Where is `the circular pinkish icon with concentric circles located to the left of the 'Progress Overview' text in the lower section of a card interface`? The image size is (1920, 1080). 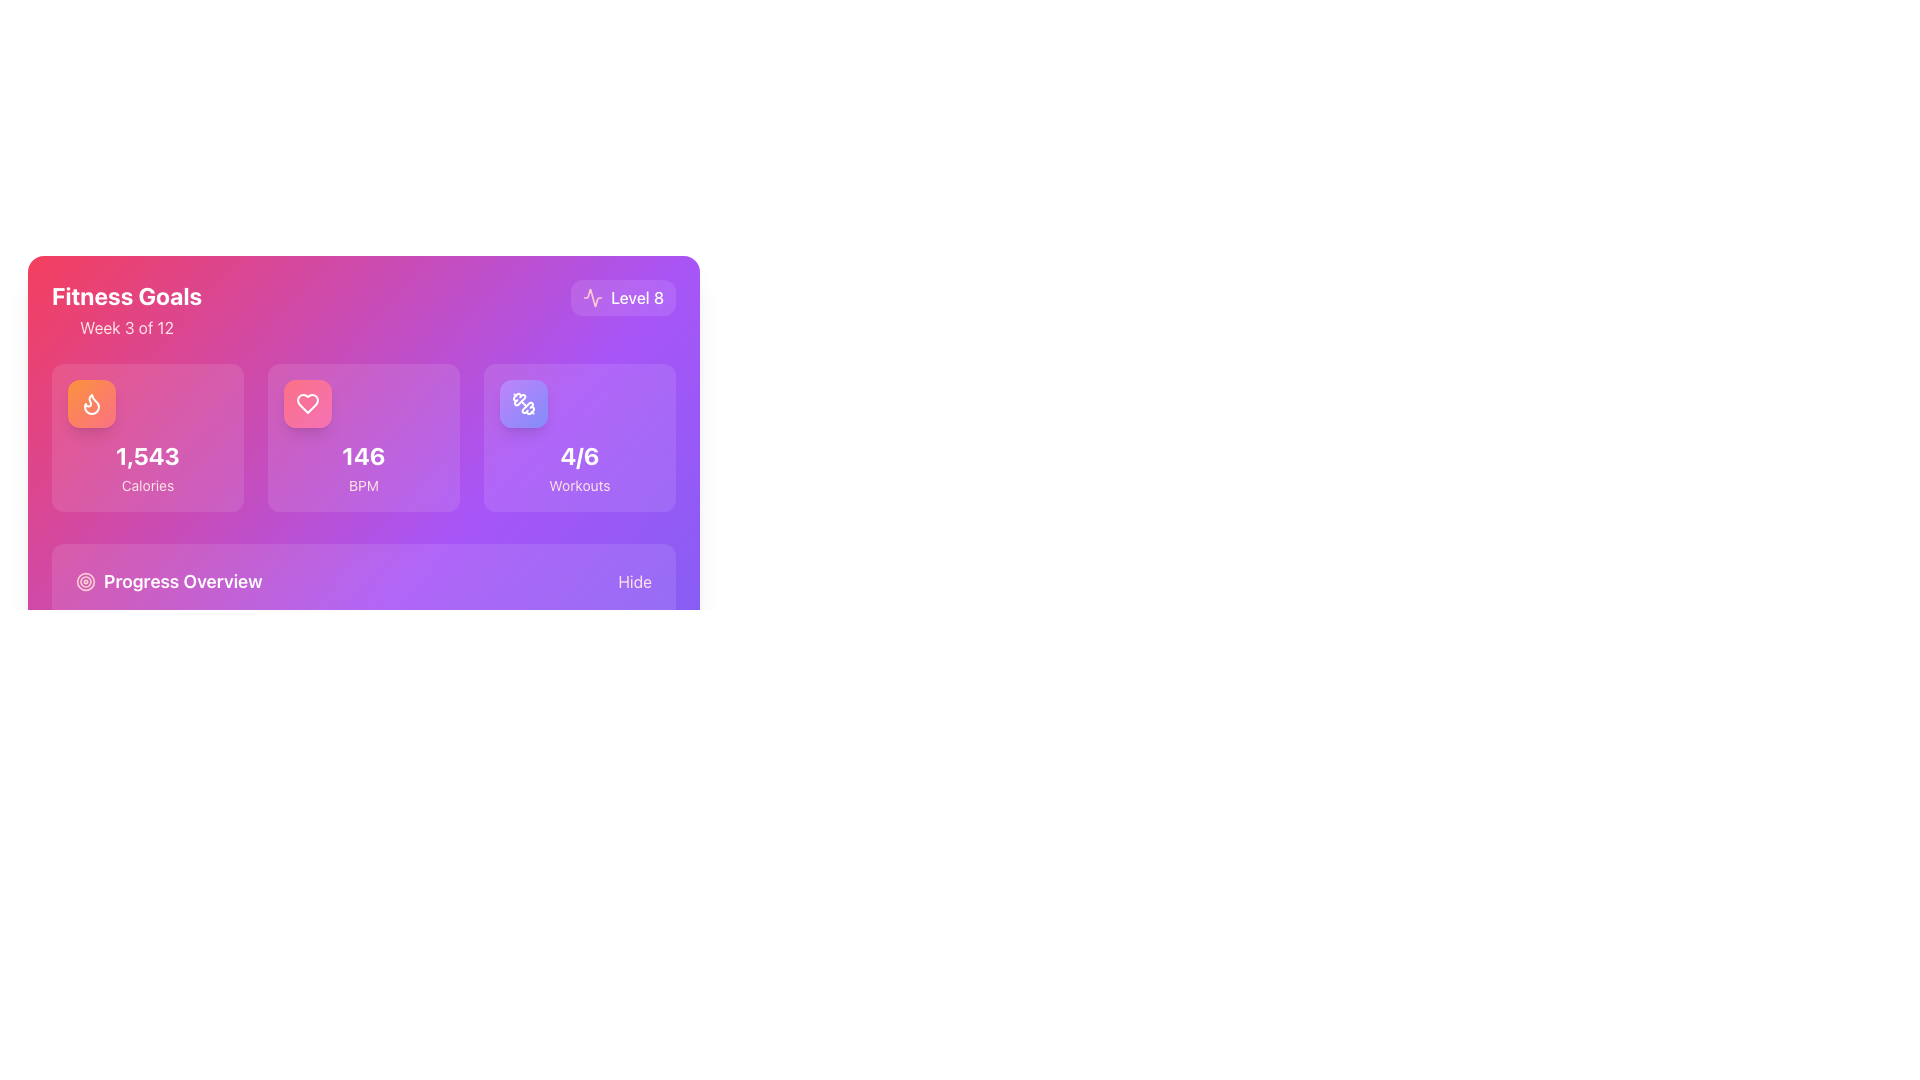
the circular pinkish icon with concentric circles located to the left of the 'Progress Overview' text in the lower section of a card interface is located at coordinates (85, 582).